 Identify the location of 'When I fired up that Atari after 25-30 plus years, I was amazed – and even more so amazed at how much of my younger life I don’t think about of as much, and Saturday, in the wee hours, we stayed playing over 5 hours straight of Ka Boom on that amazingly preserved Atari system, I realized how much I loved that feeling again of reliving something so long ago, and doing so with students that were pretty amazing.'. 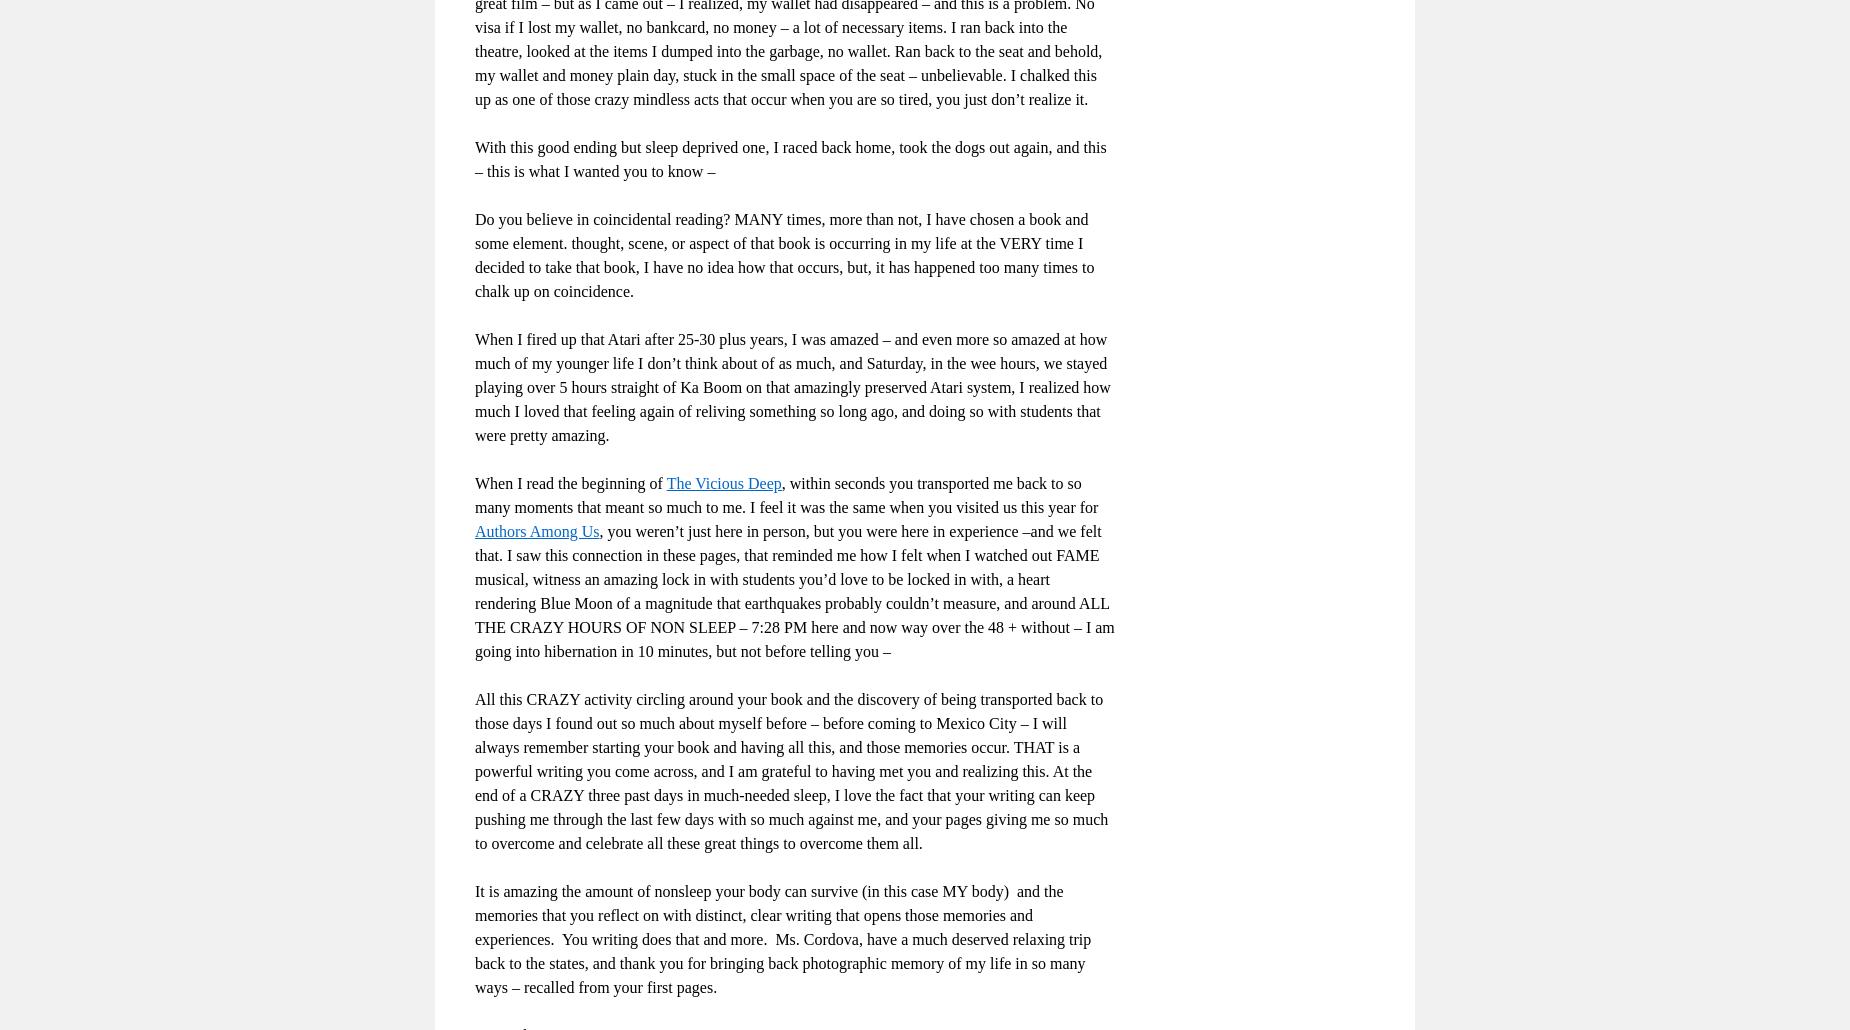
(792, 386).